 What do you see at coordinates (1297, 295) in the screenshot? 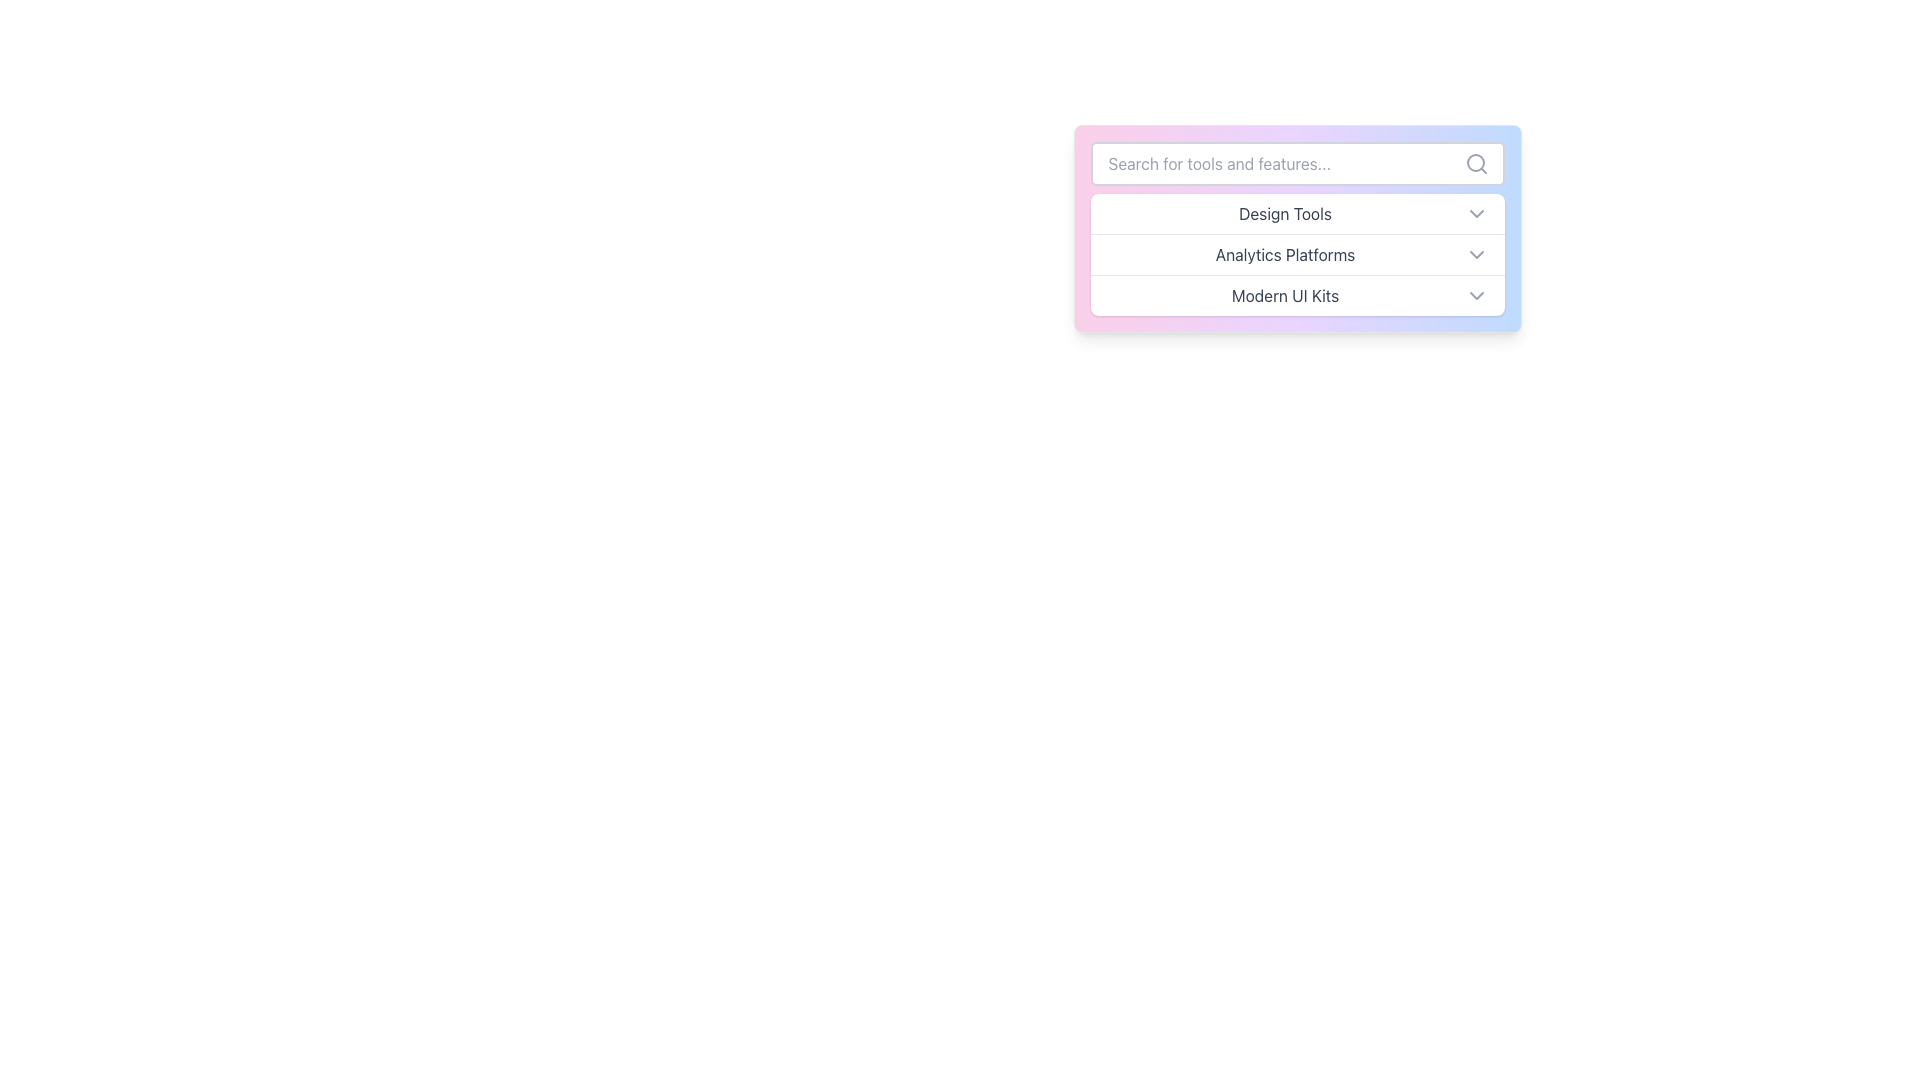
I see `the 'Modern UI Kits' option in the dropdown menu` at bounding box center [1297, 295].